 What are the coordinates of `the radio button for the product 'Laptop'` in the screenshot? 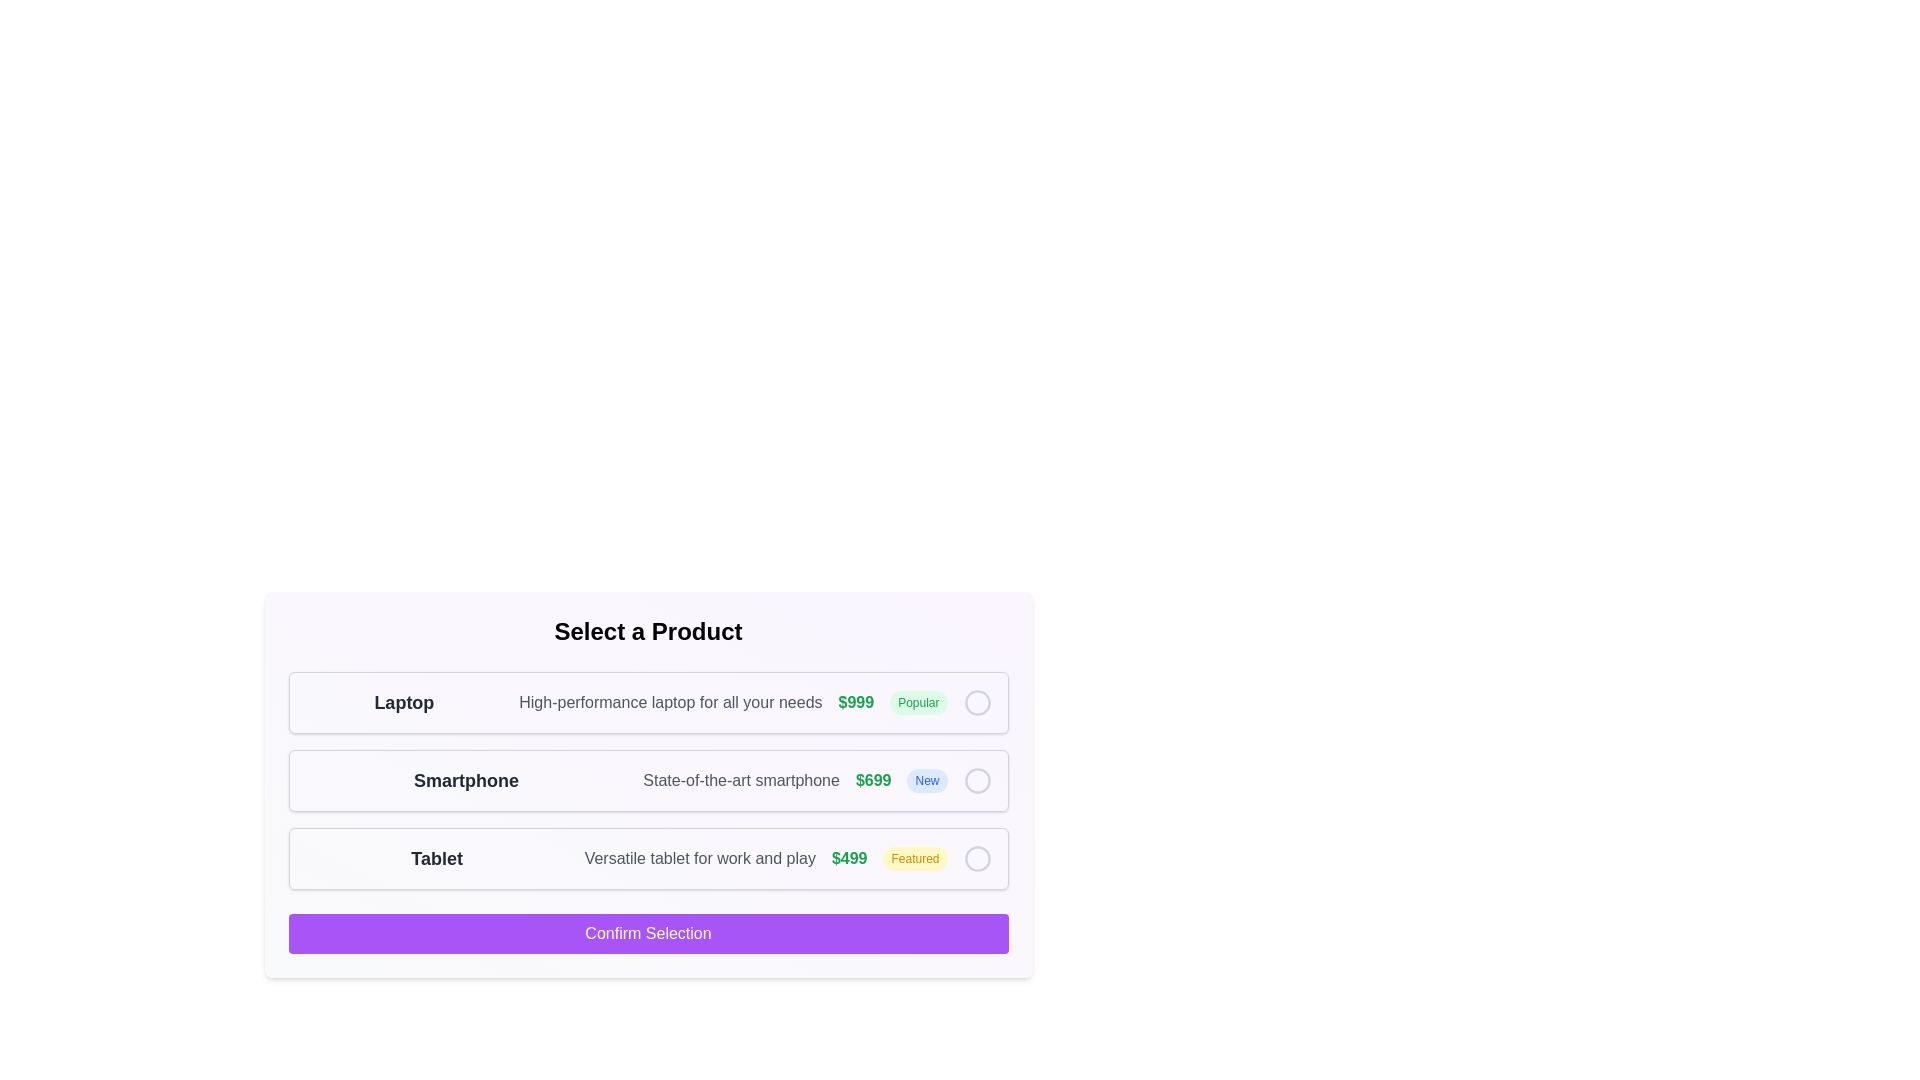 It's located at (977, 701).